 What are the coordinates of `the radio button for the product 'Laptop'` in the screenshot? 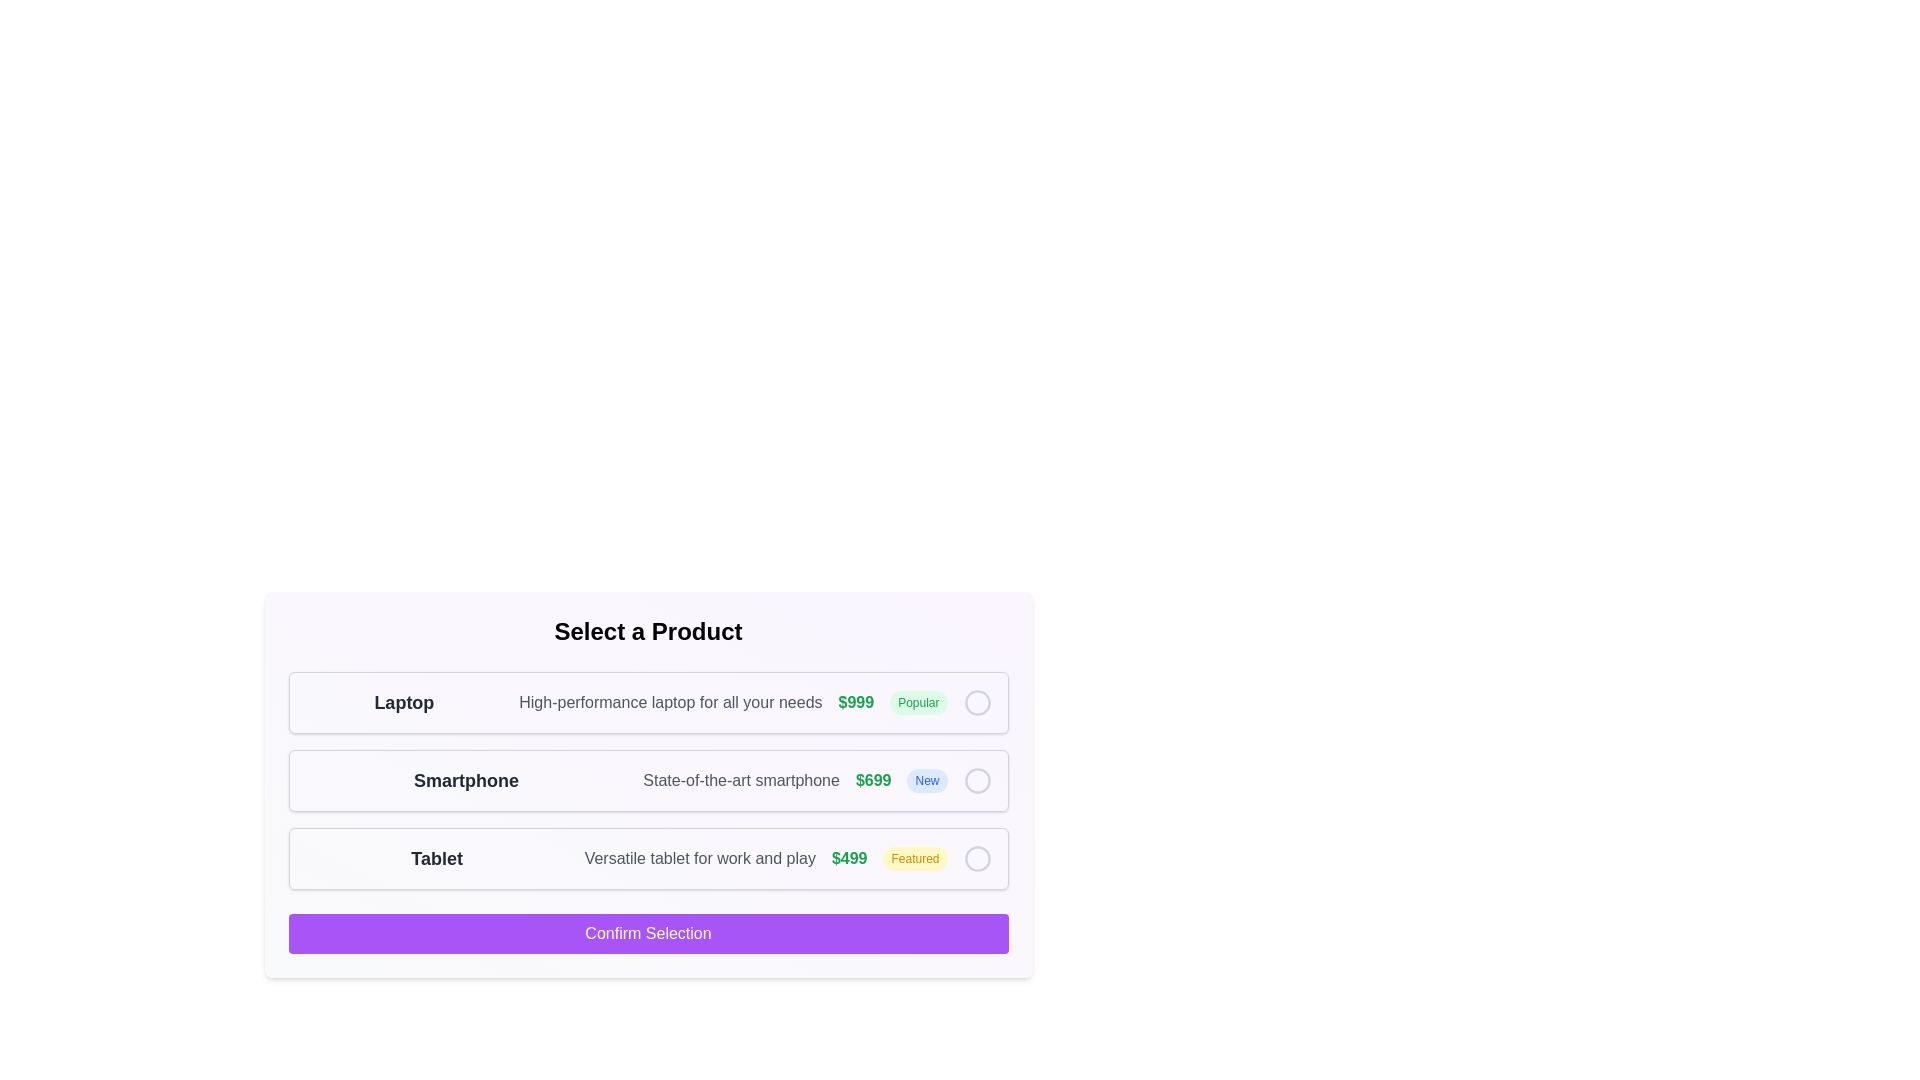 It's located at (977, 701).